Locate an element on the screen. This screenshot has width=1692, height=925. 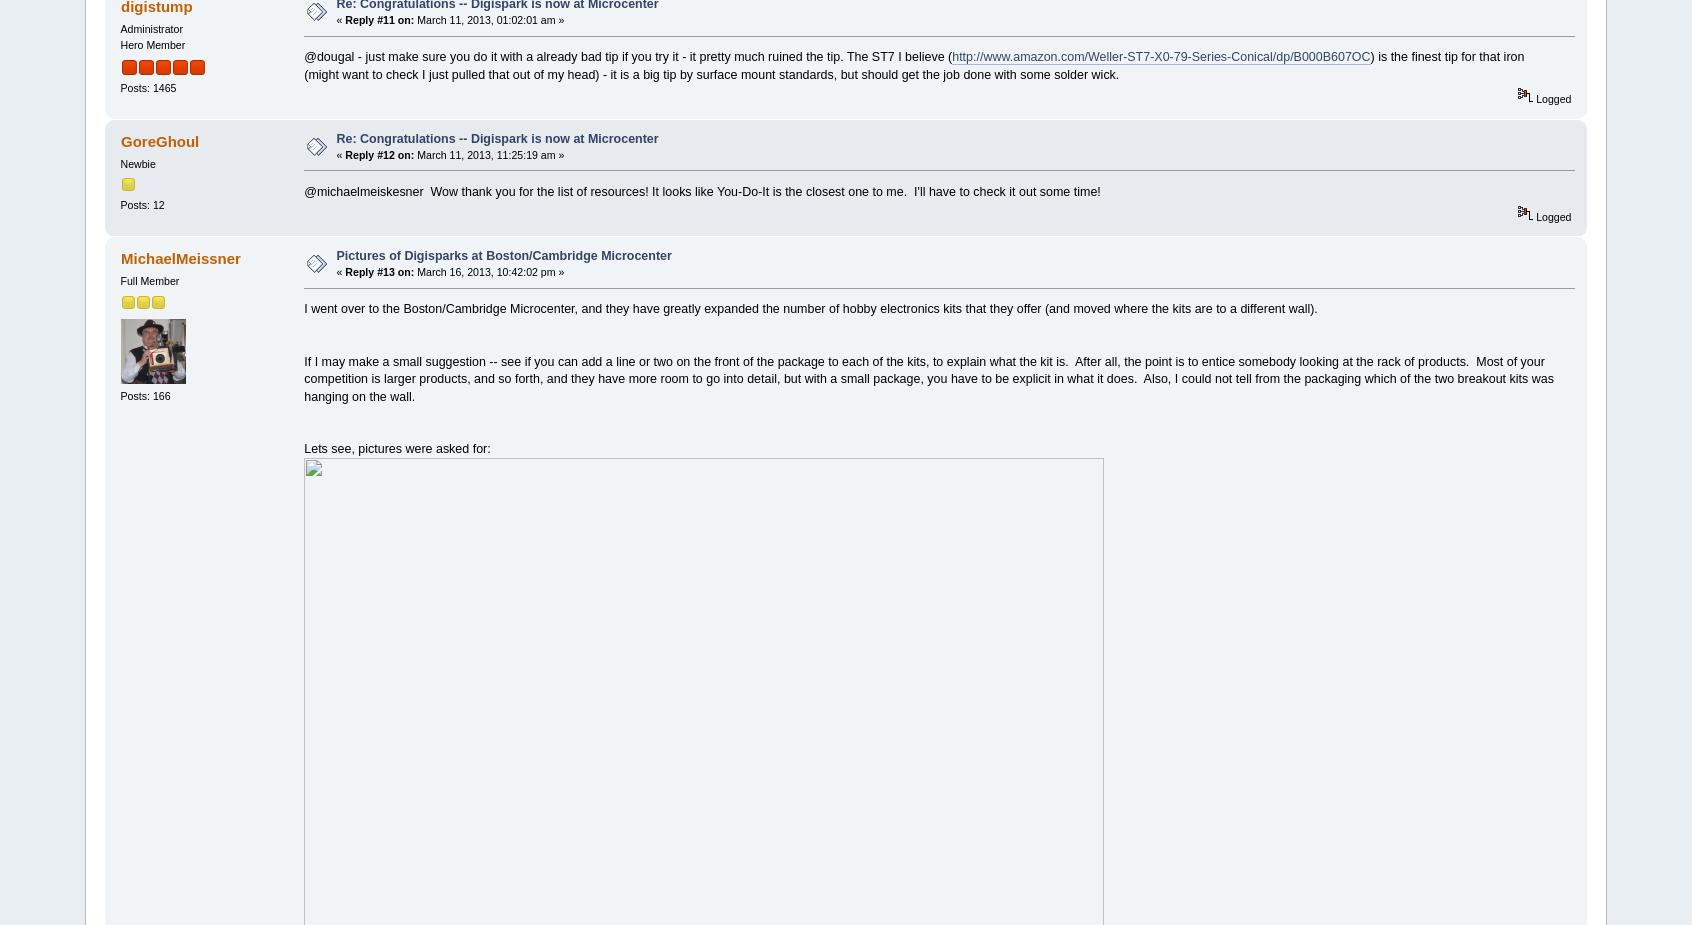
'I went over to the Boston/Cambridge Microcenter, and they have greatly expanded the number of hobby electronics kits that they offer (and moved where the kits are to a different wall).' is located at coordinates (810, 308).